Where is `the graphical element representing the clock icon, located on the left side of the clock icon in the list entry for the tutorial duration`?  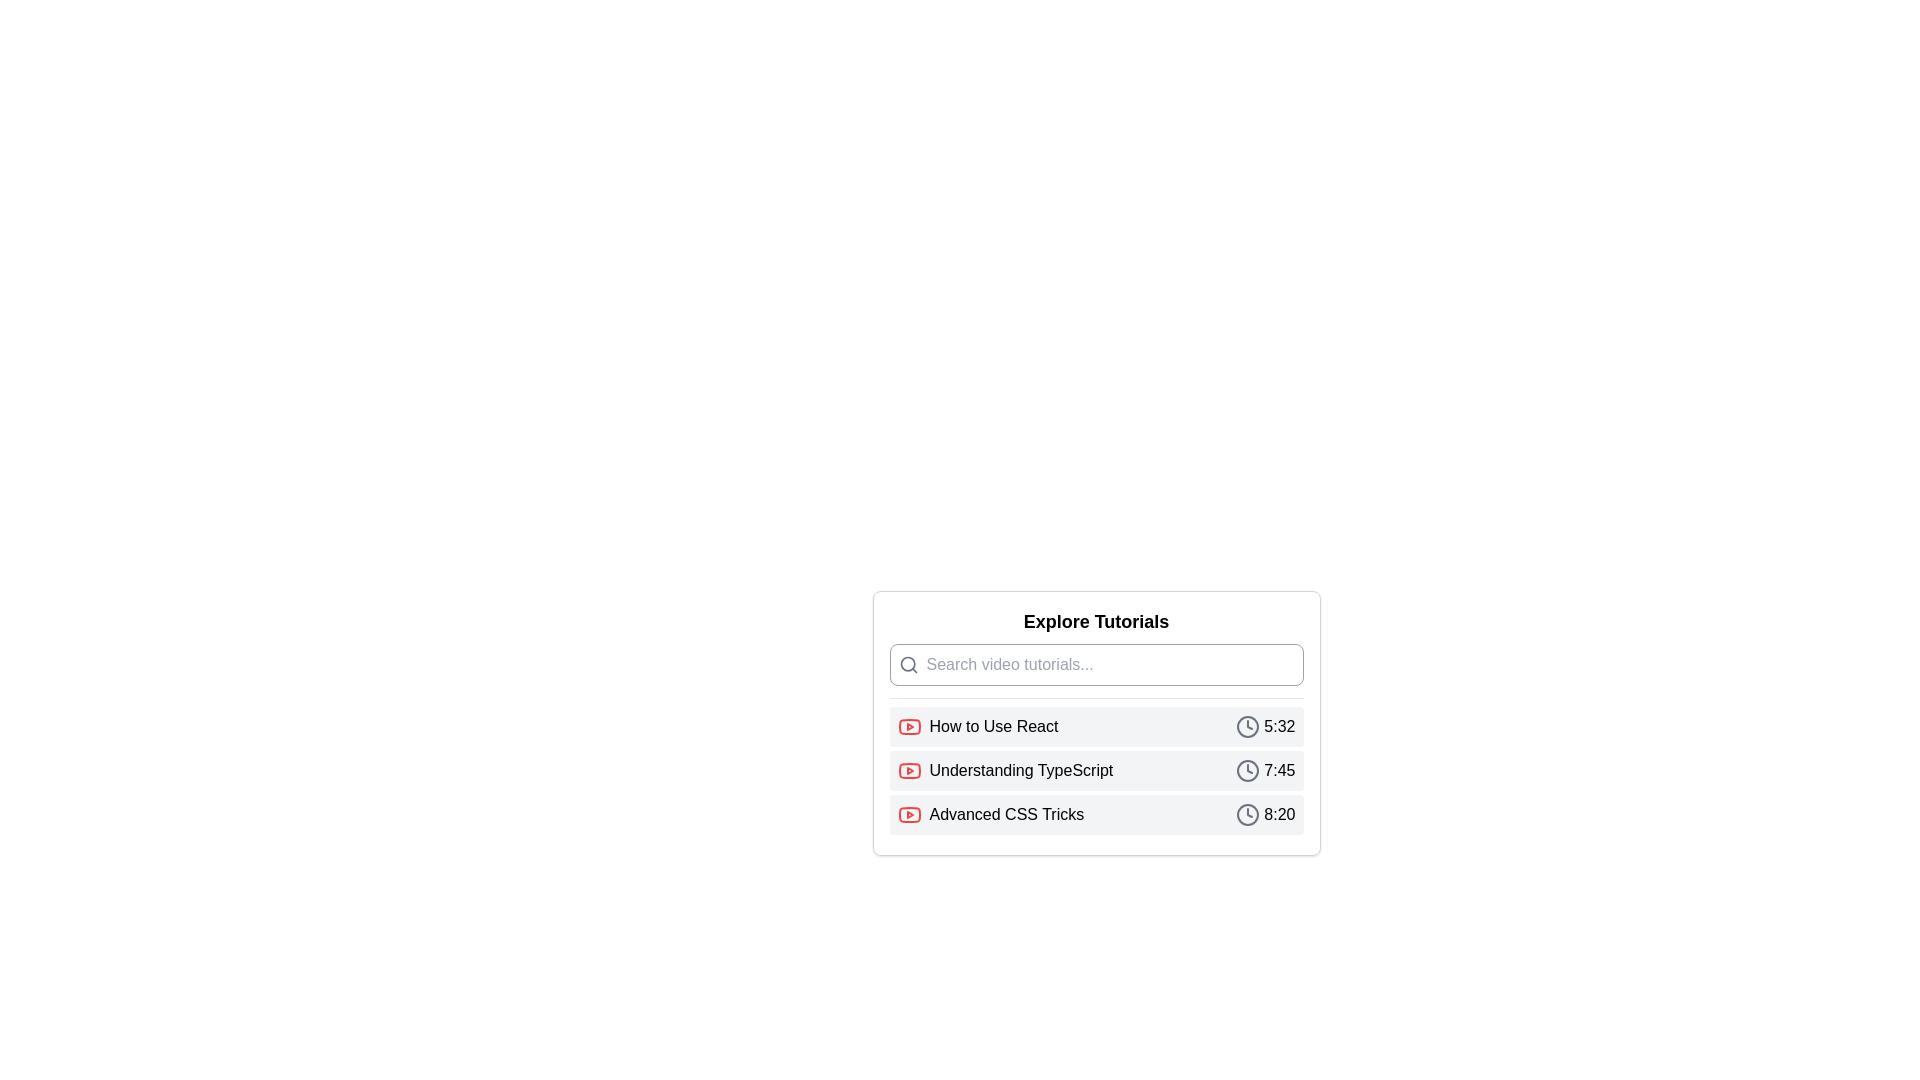 the graphical element representing the clock icon, located on the left side of the clock icon in the list entry for the tutorial duration is located at coordinates (1247, 726).